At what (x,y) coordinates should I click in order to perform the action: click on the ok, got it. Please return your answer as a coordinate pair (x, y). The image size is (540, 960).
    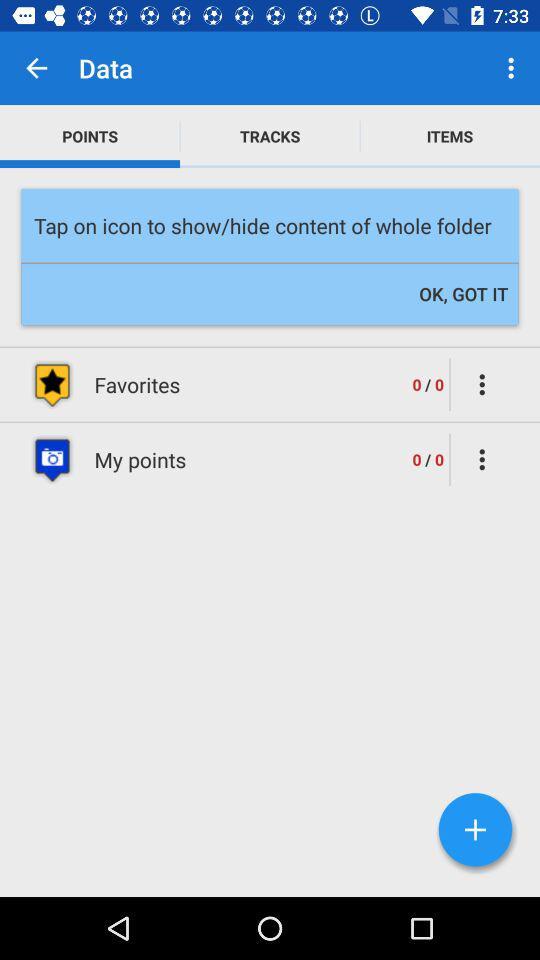
    Looking at the image, I should click on (463, 293).